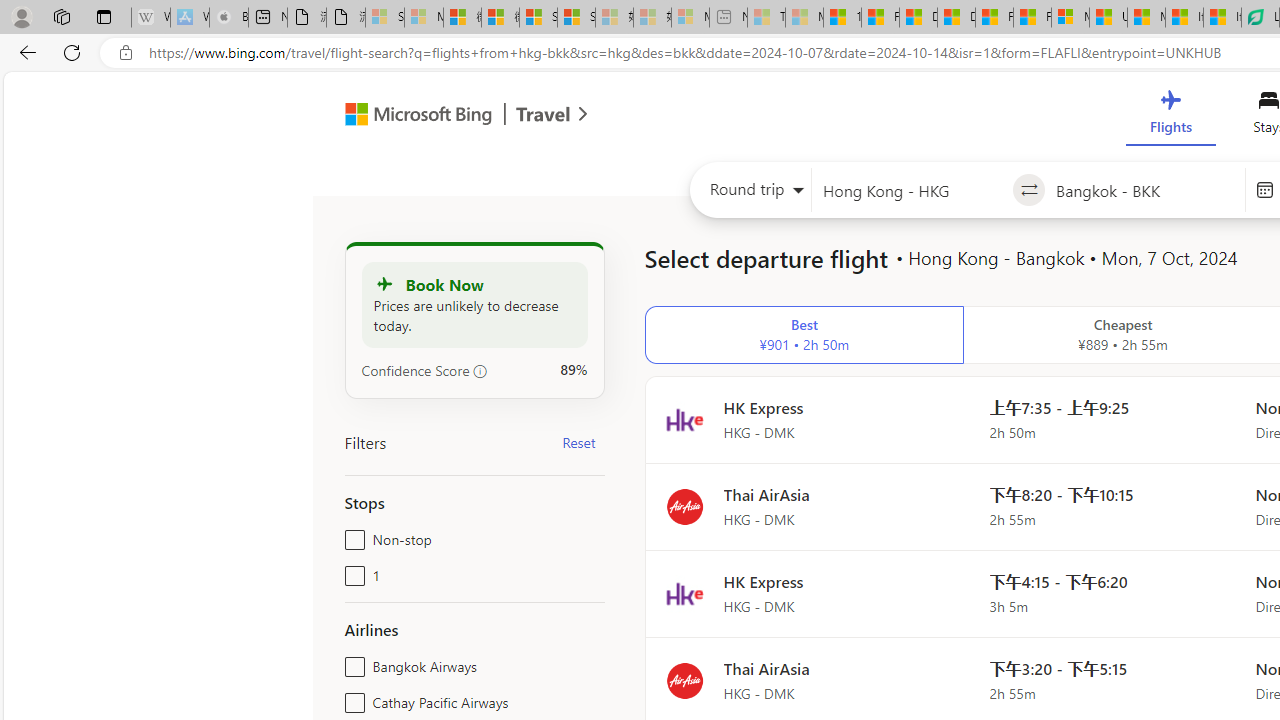  What do you see at coordinates (229, 17) in the screenshot?
I see `'Buy iPad - Apple - Sleeping'` at bounding box center [229, 17].